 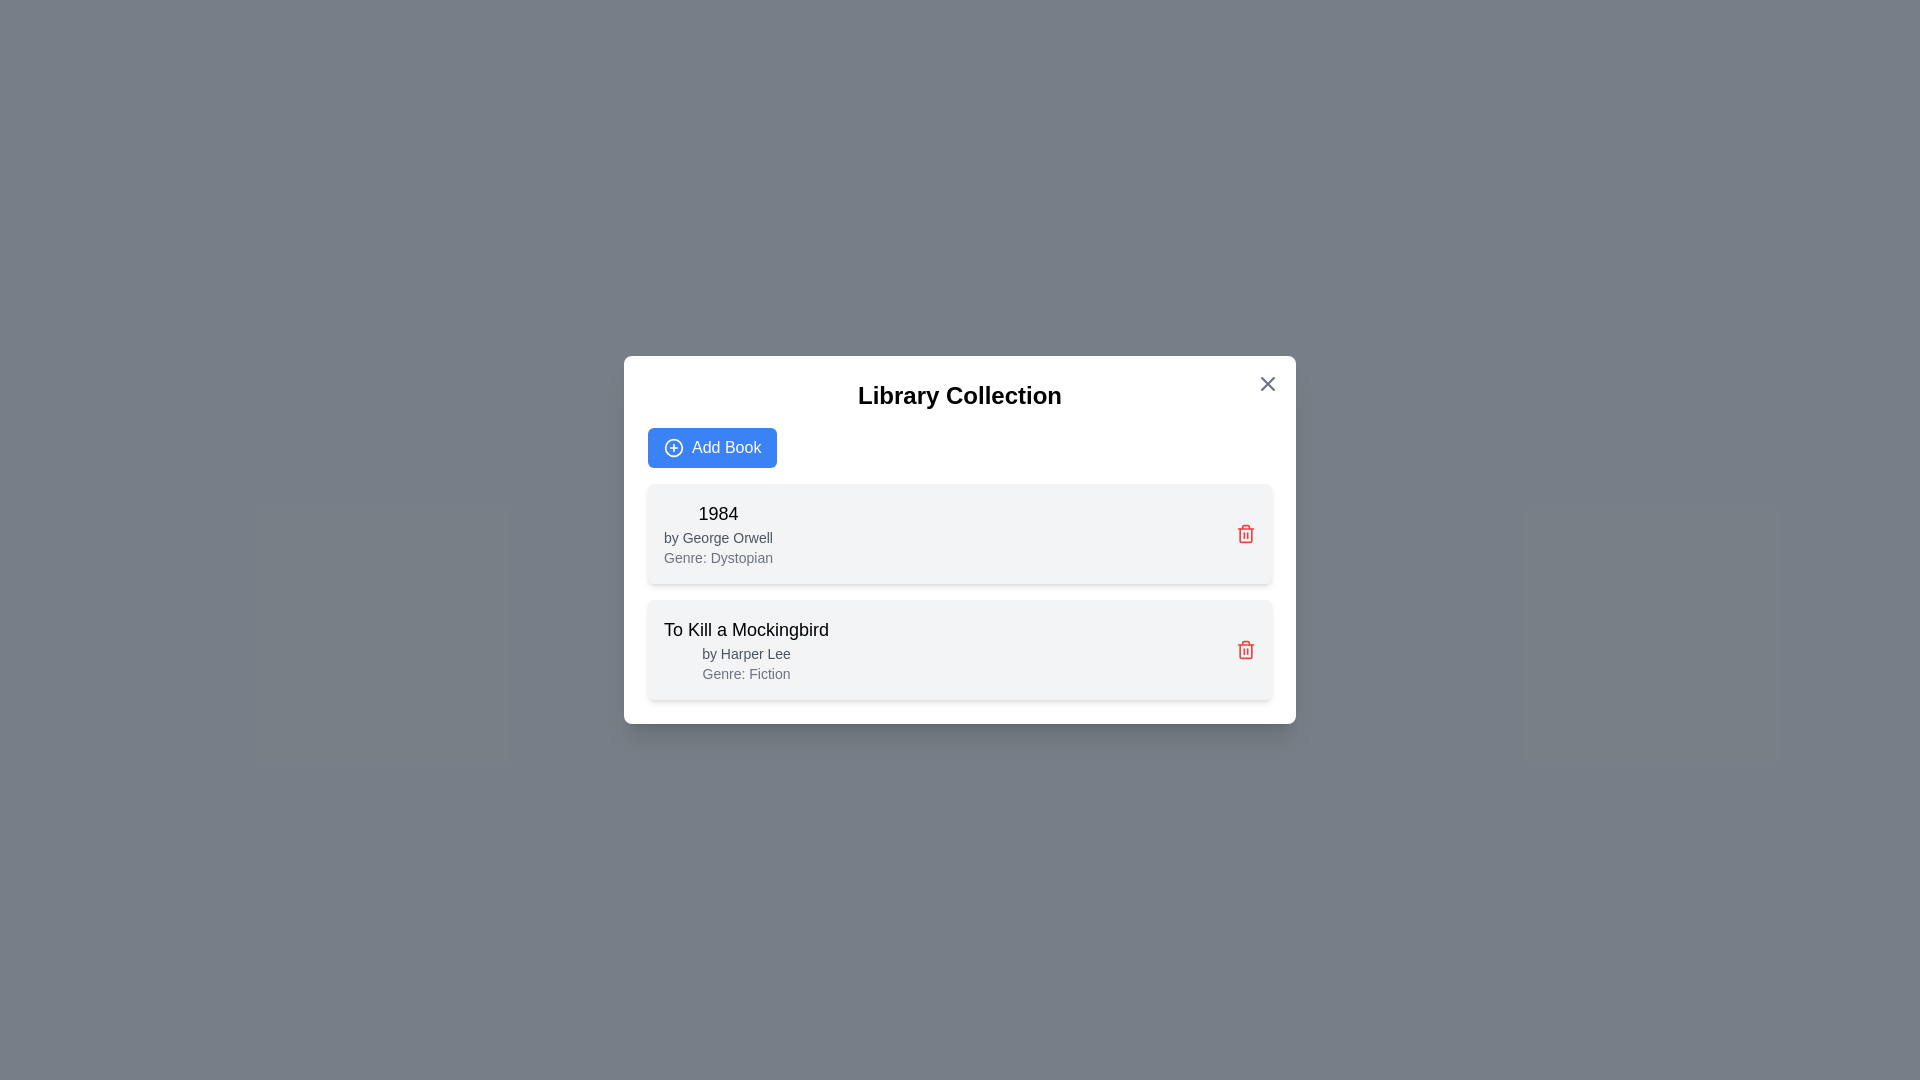 I want to click on the small 'X' icon resembling a close button in the top right corner of the modal header, so click(x=1266, y=384).